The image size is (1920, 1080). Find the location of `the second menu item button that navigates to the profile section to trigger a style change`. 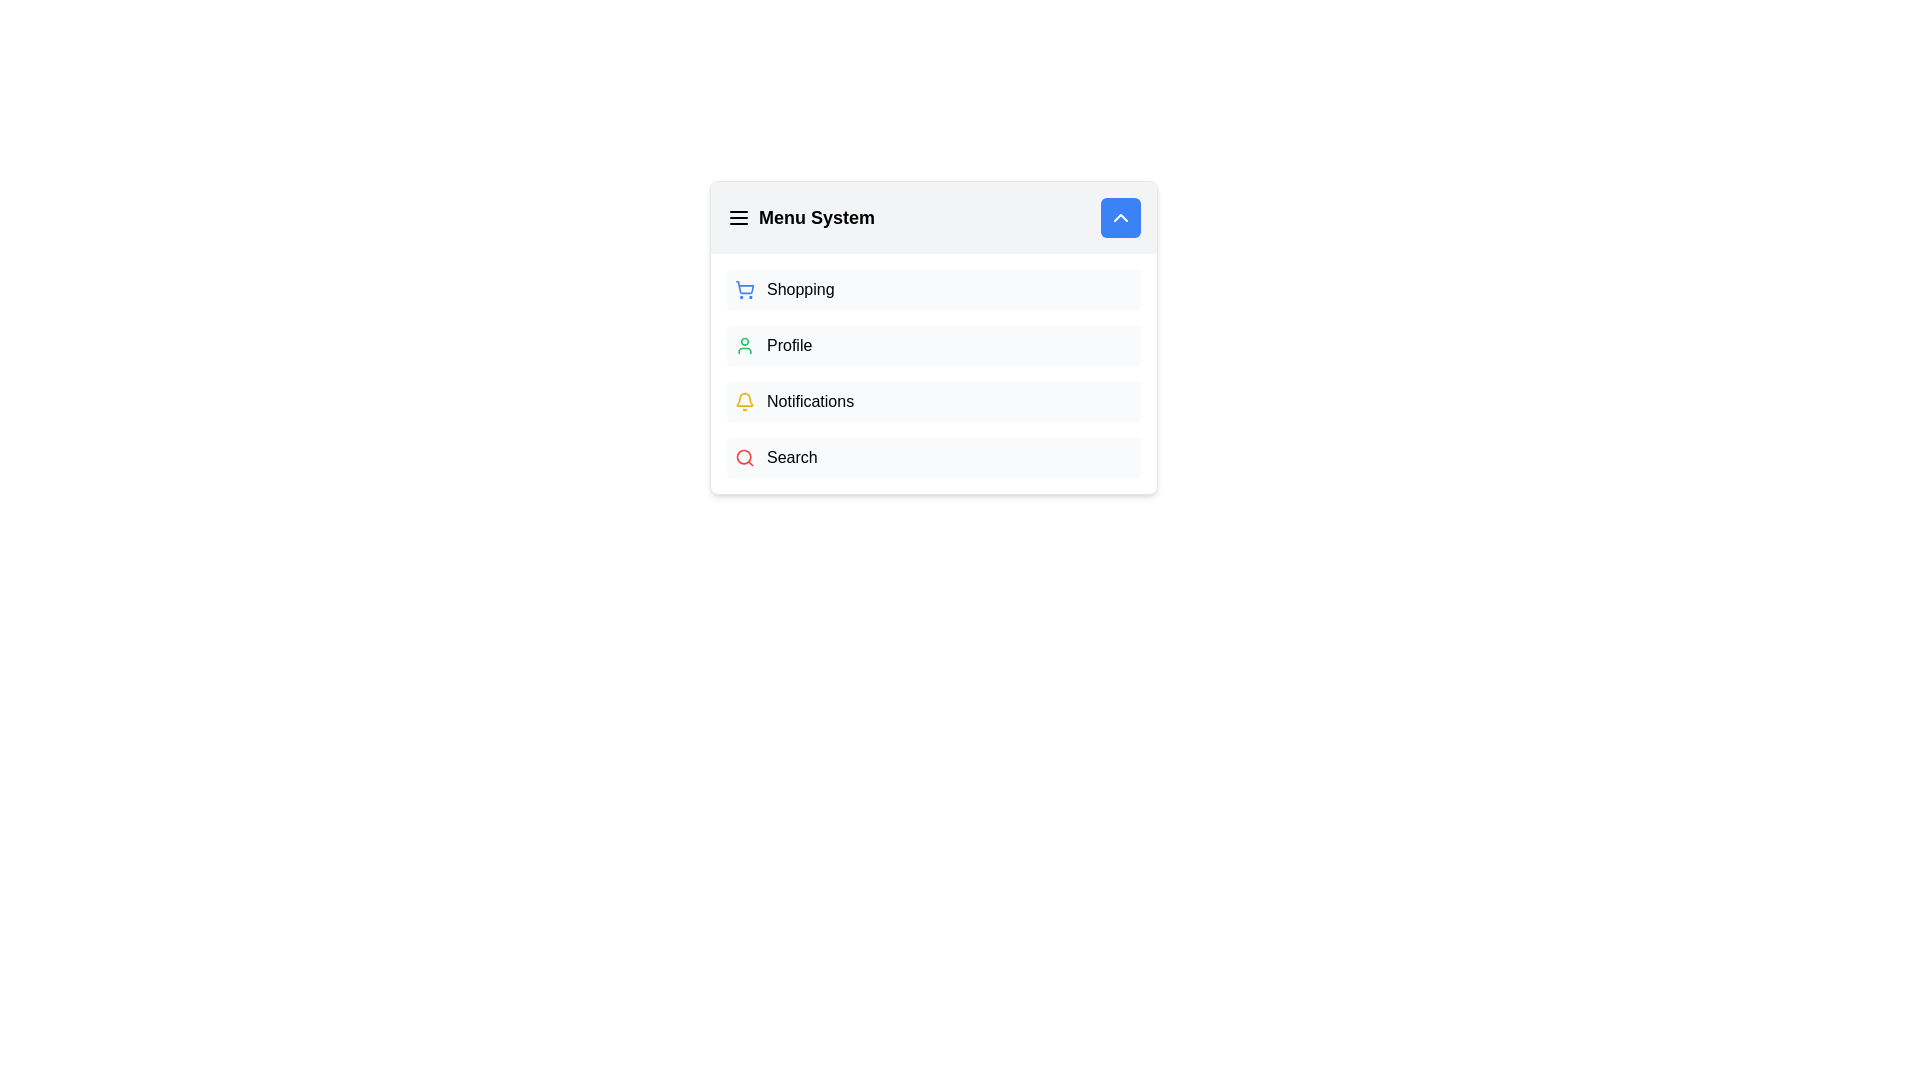

the second menu item button that navigates to the profile section to trigger a style change is located at coordinates (933, 345).